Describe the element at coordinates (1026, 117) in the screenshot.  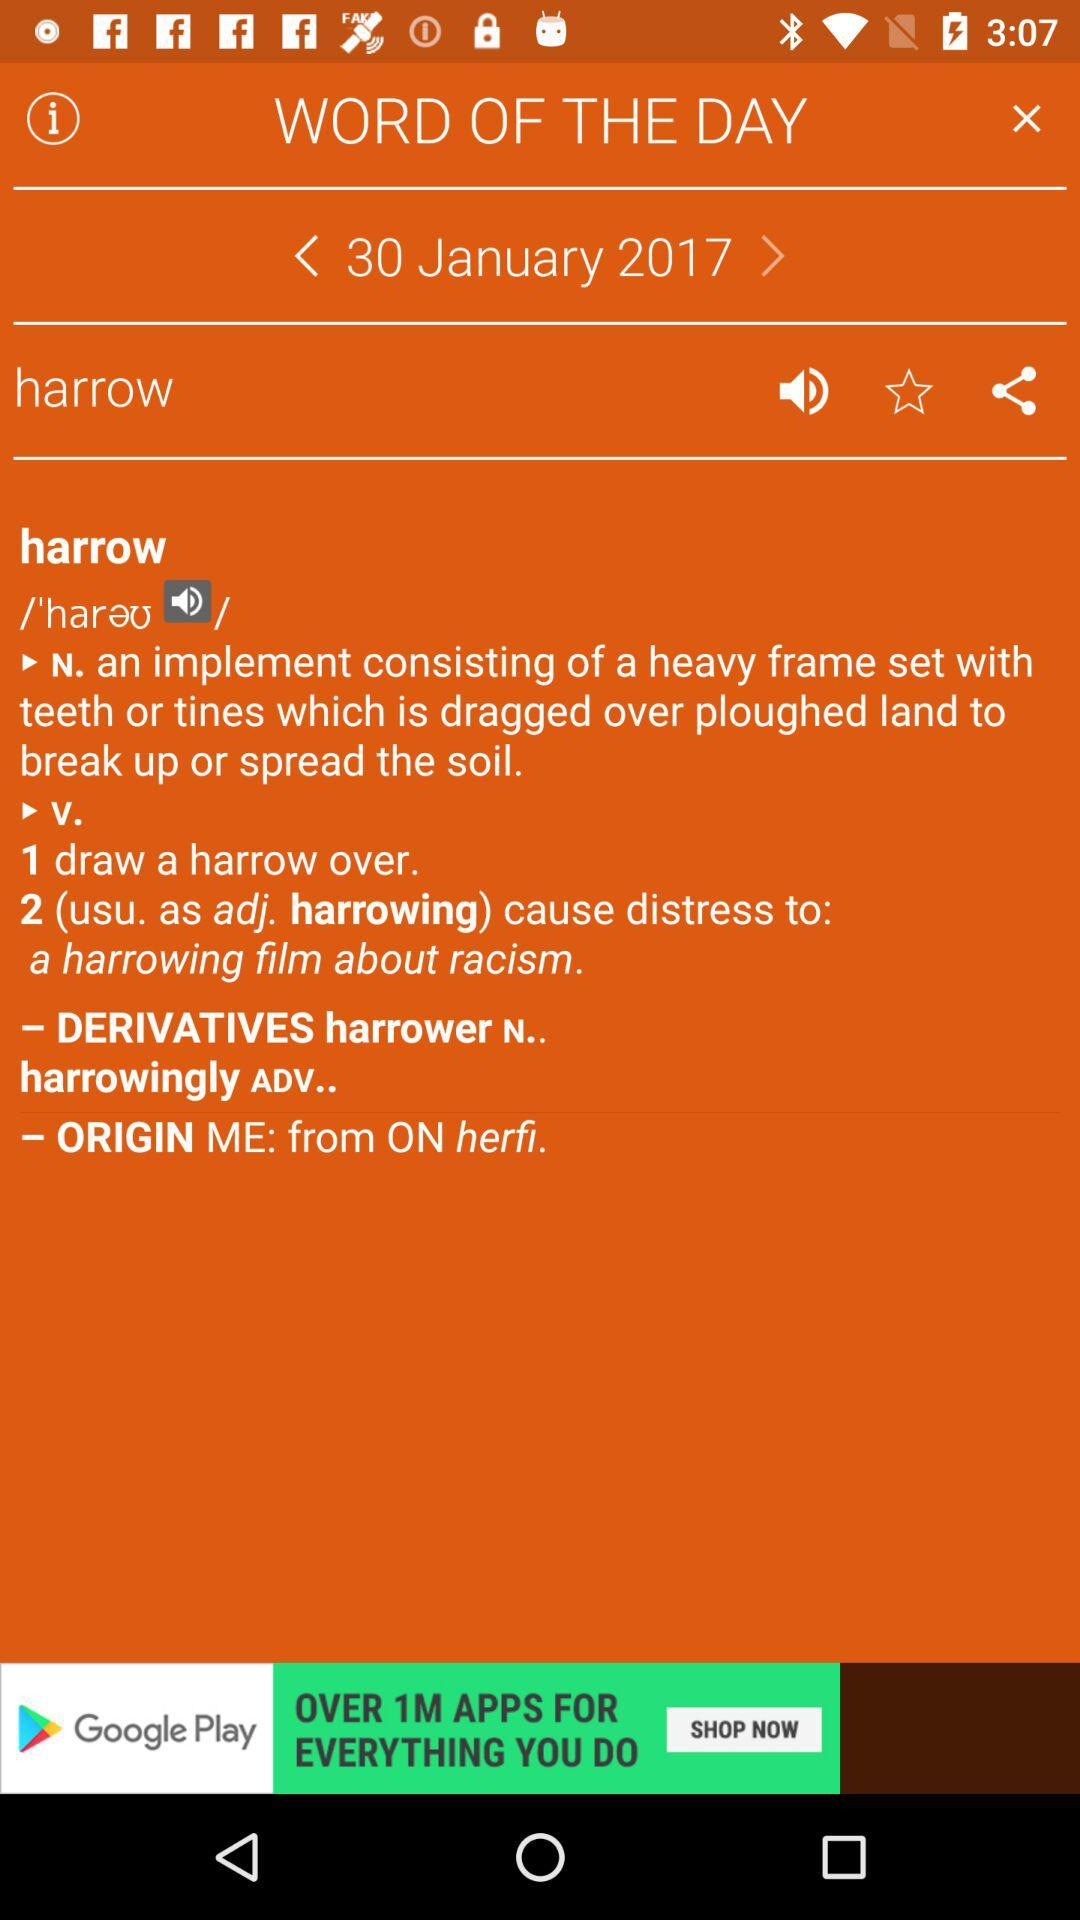
I see `exit word of the day` at that location.